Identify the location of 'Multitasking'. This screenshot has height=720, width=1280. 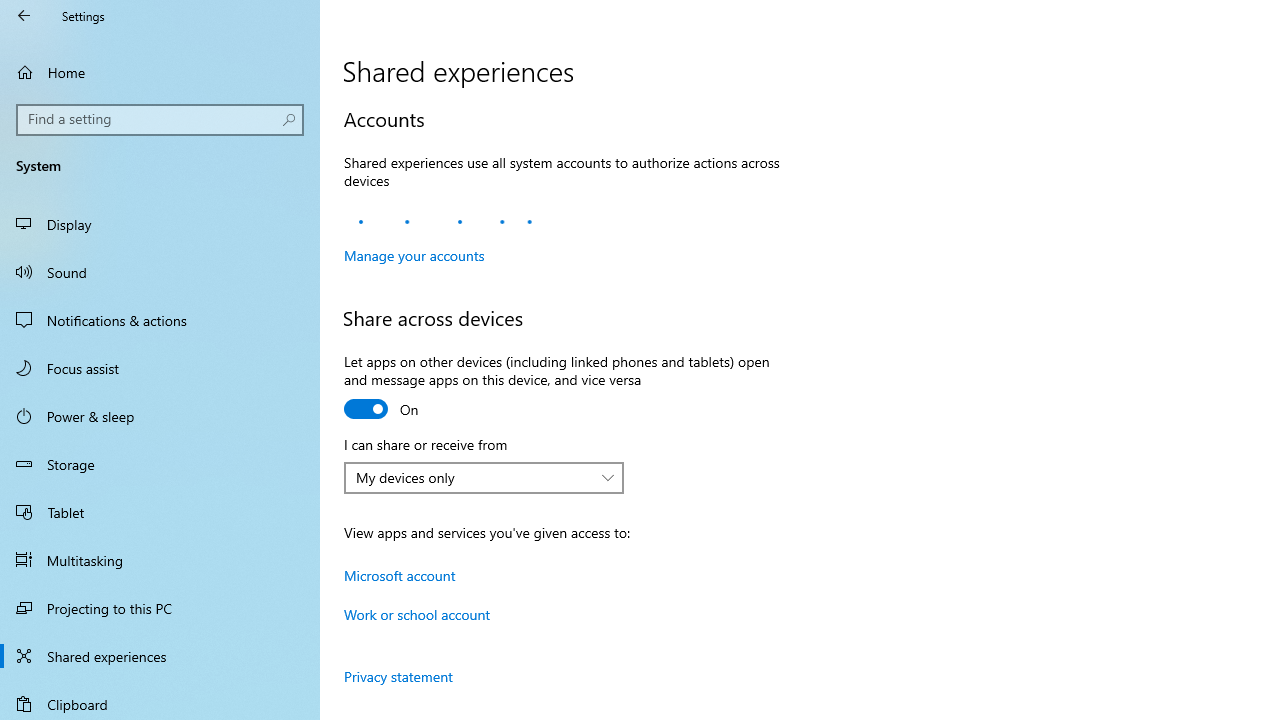
(160, 559).